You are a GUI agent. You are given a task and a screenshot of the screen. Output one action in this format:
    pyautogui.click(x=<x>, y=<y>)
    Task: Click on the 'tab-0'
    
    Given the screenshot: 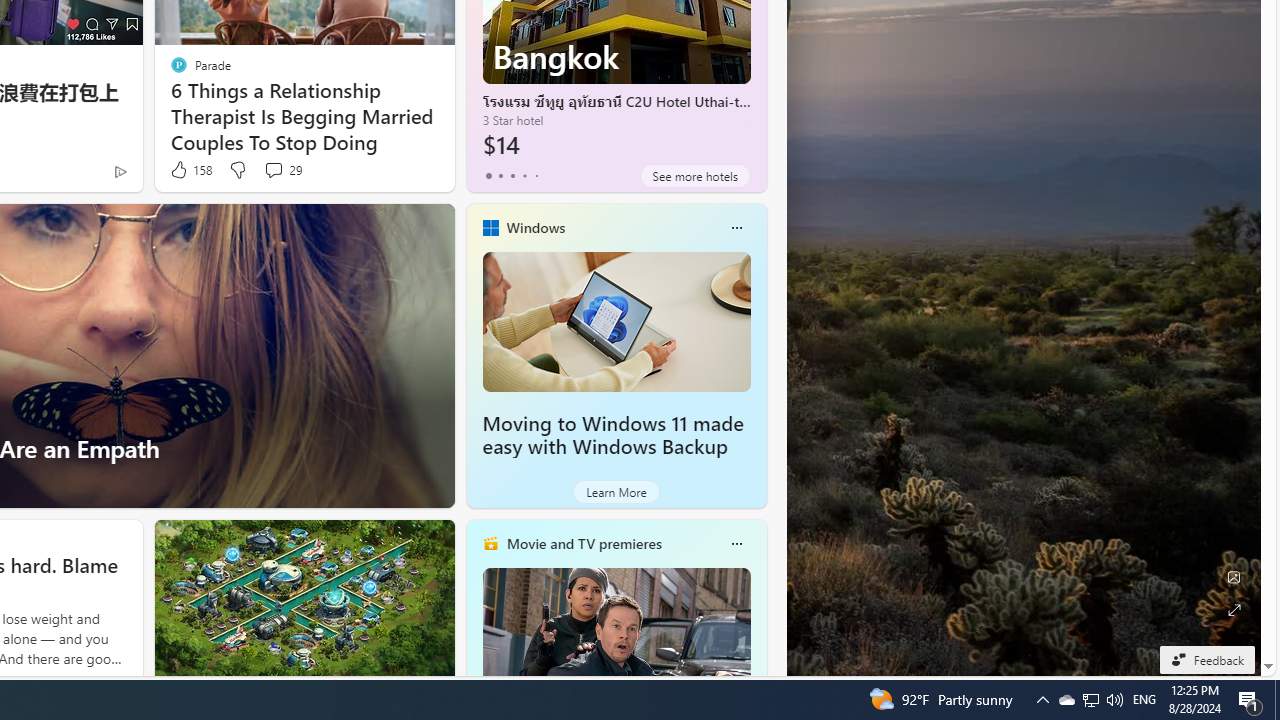 What is the action you would take?
    pyautogui.click(x=488, y=175)
    